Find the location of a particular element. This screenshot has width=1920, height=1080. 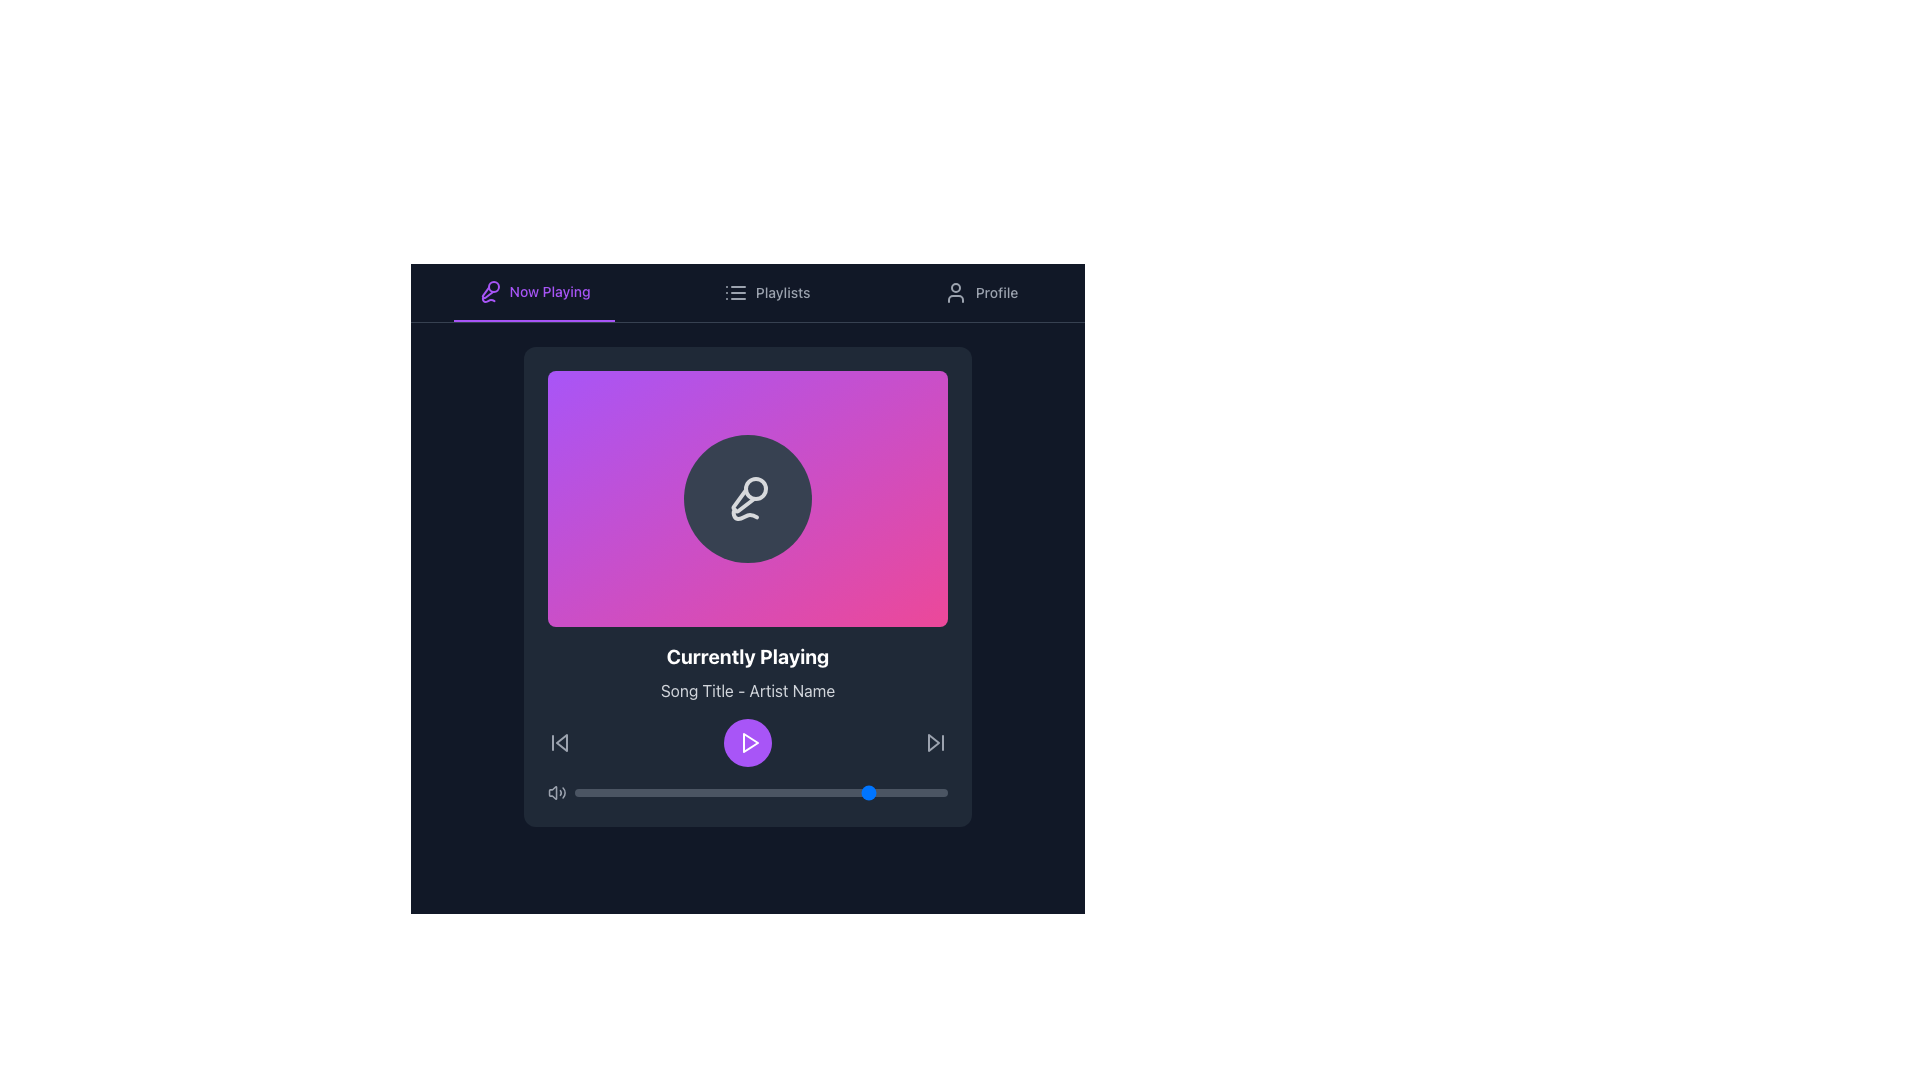

the user silhouette icon located in the top-right corner of the navigation bar is located at coordinates (954, 293).